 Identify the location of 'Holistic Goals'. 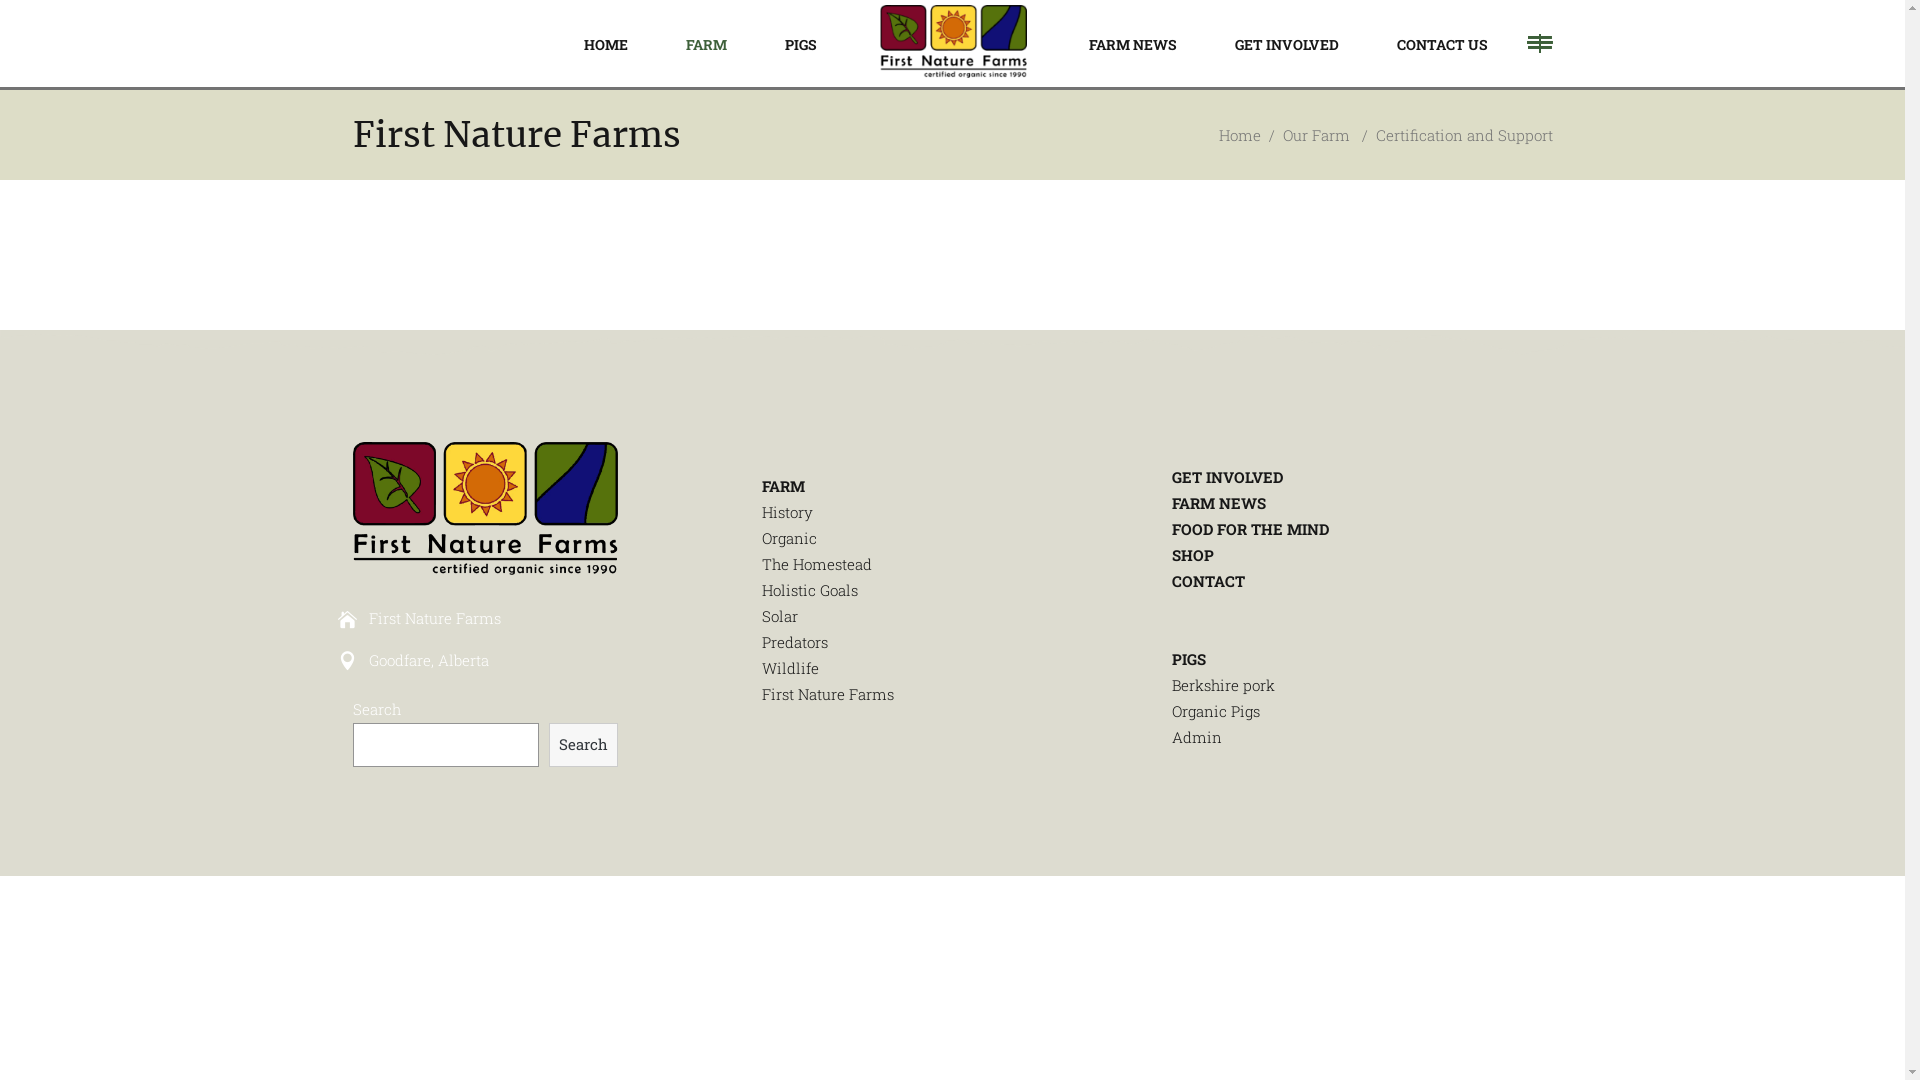
(810, 589).